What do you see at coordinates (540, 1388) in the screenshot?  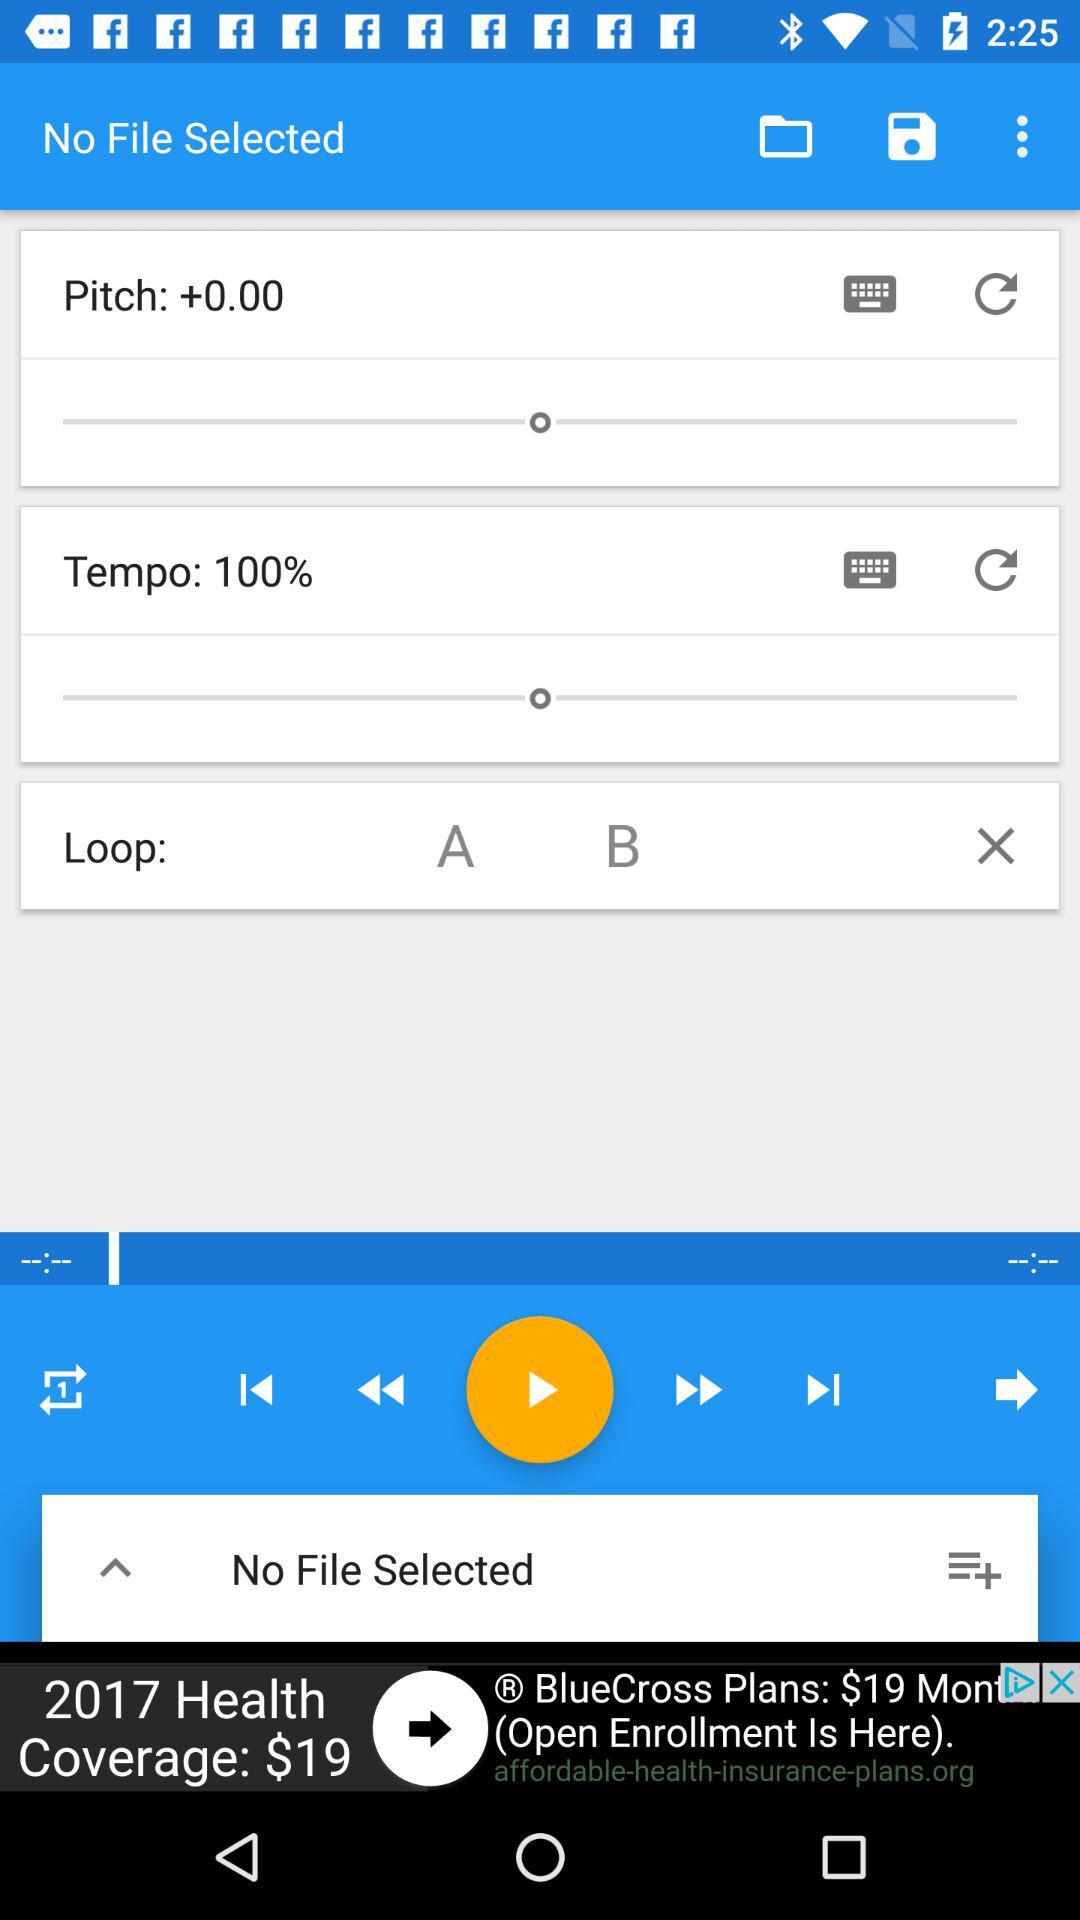 I see `the play icon` at bounding box center [540, 1388].